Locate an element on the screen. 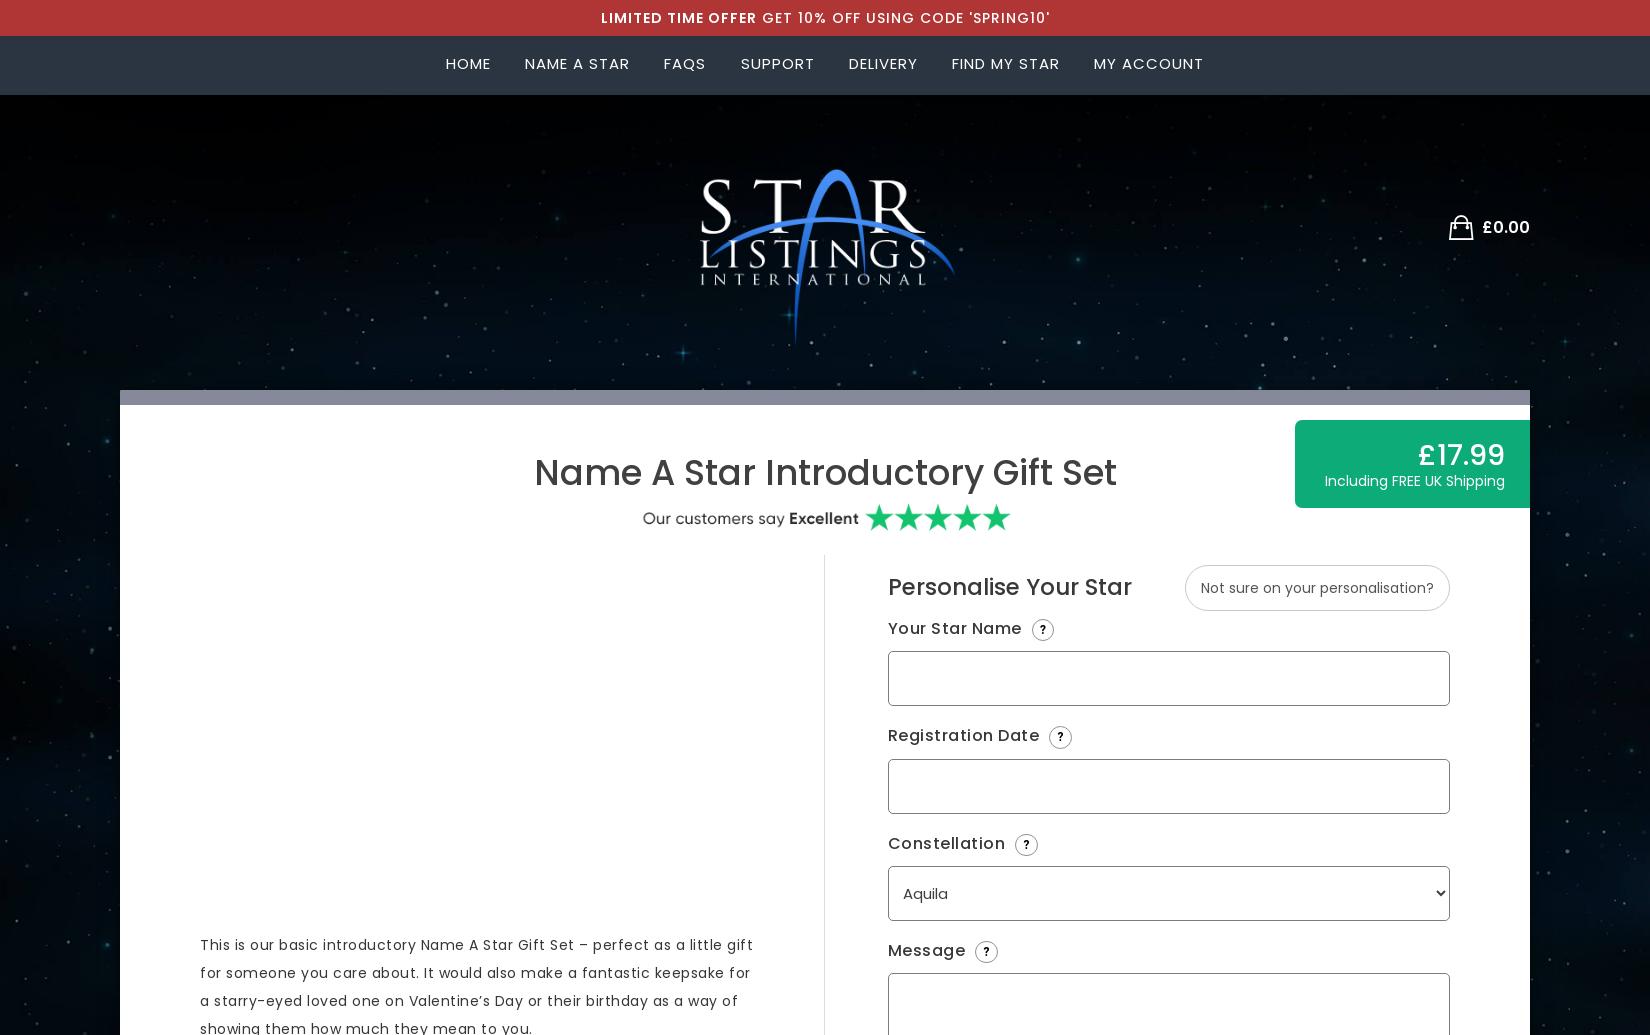  'name a star' is located at coordinates (575, 63).